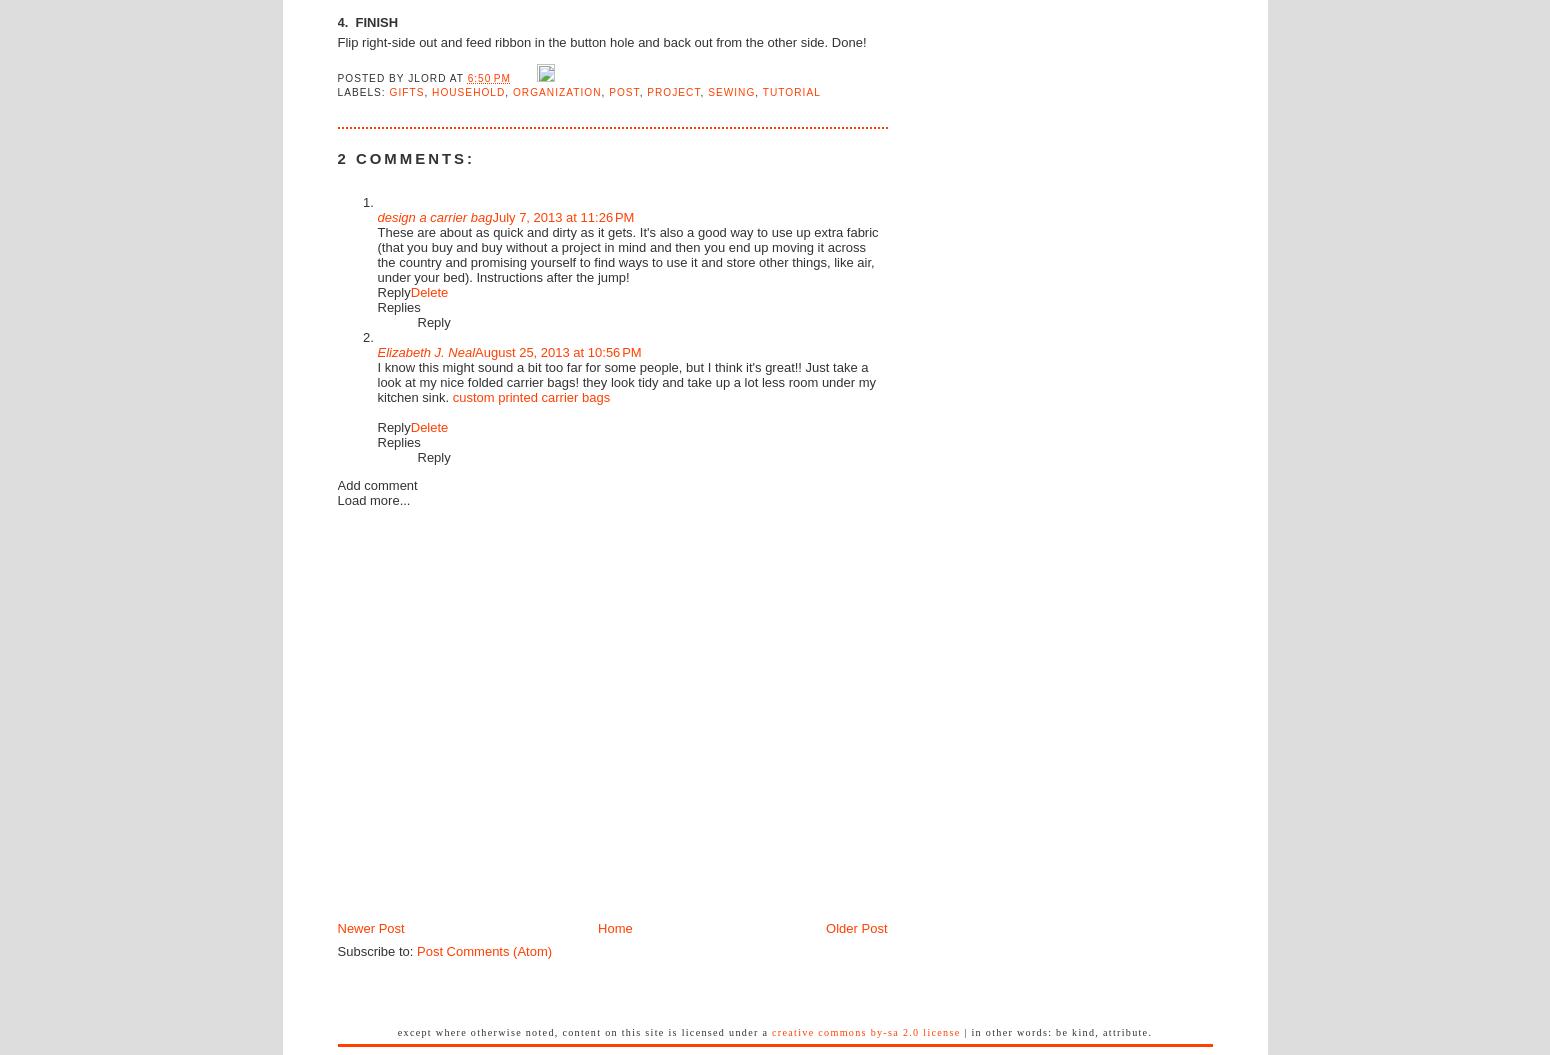 The height and width of the screenshot is (1055, 1550). Describe the element at coordinates (708, 91) in the screenshot. I see `'Sewing'` at that location.